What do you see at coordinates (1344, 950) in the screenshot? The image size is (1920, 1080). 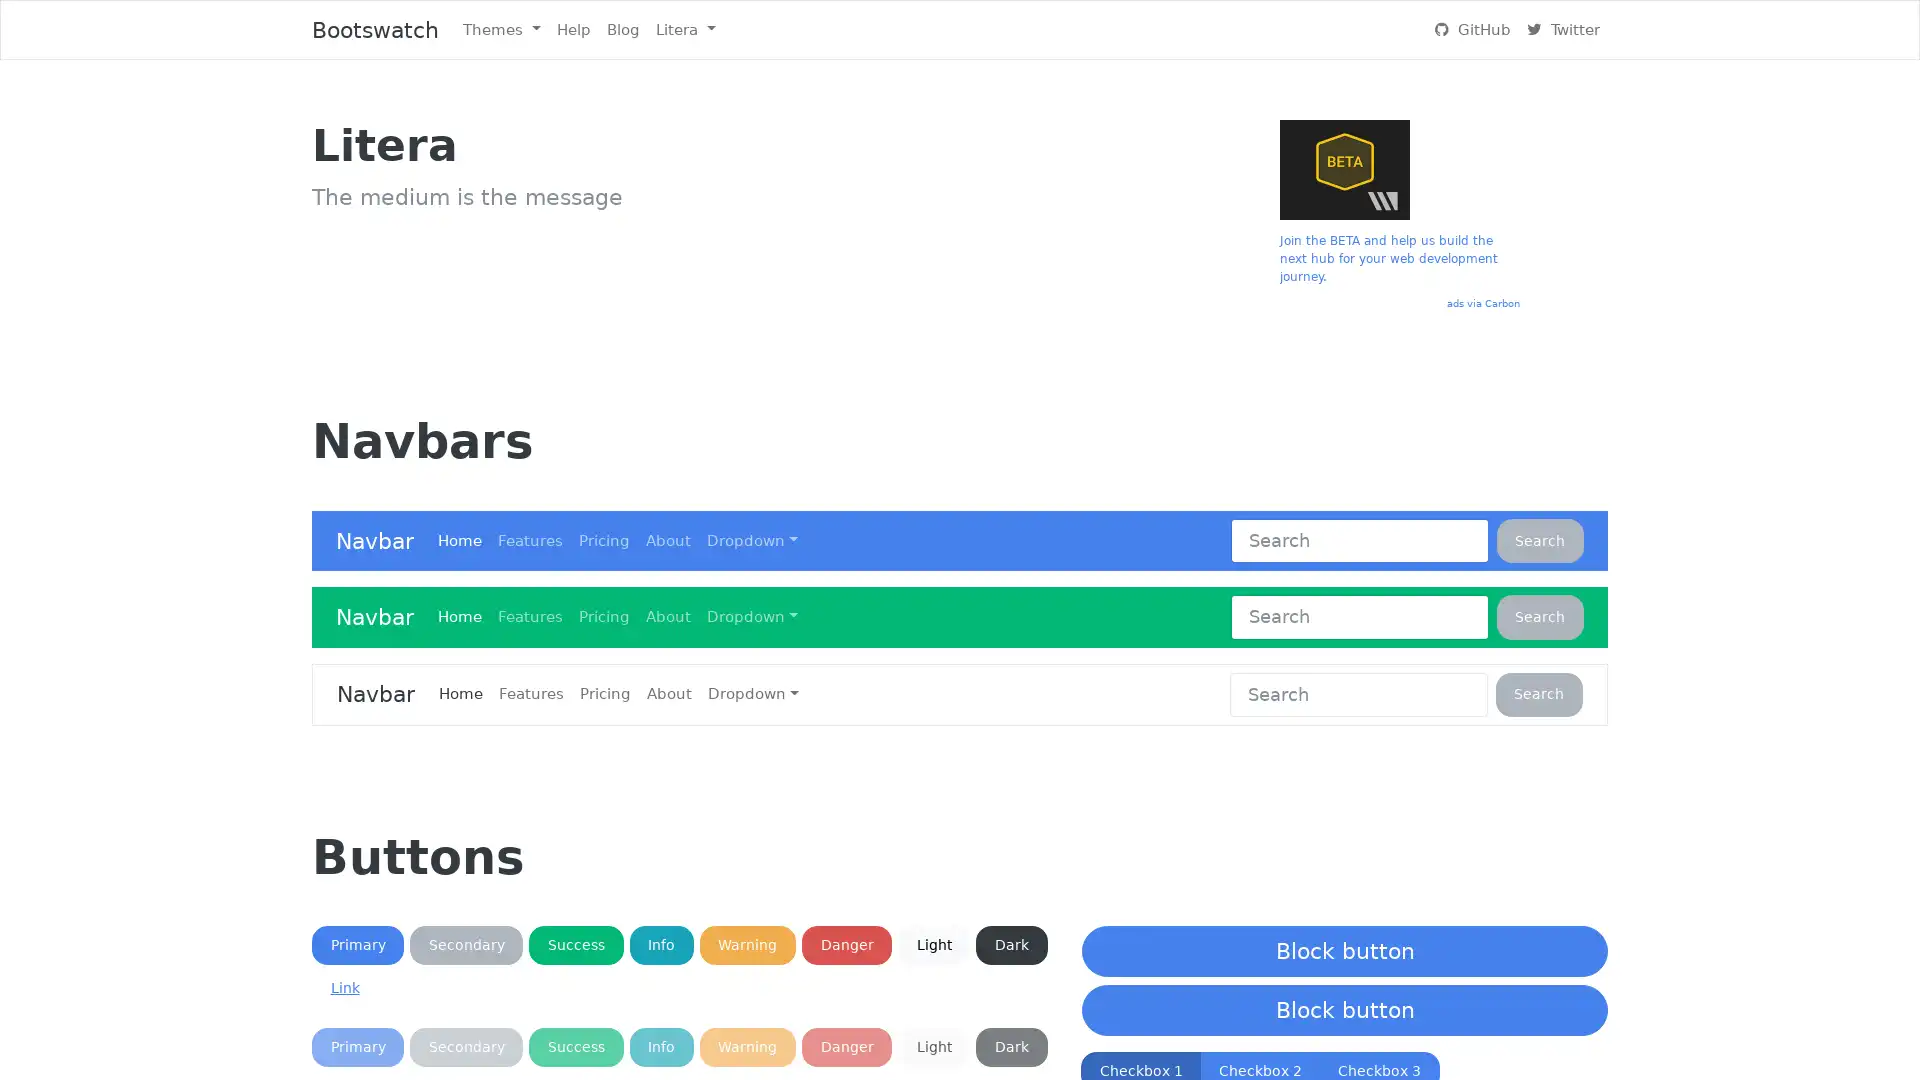 I see `Block button` at bounding box center [1344, 950].